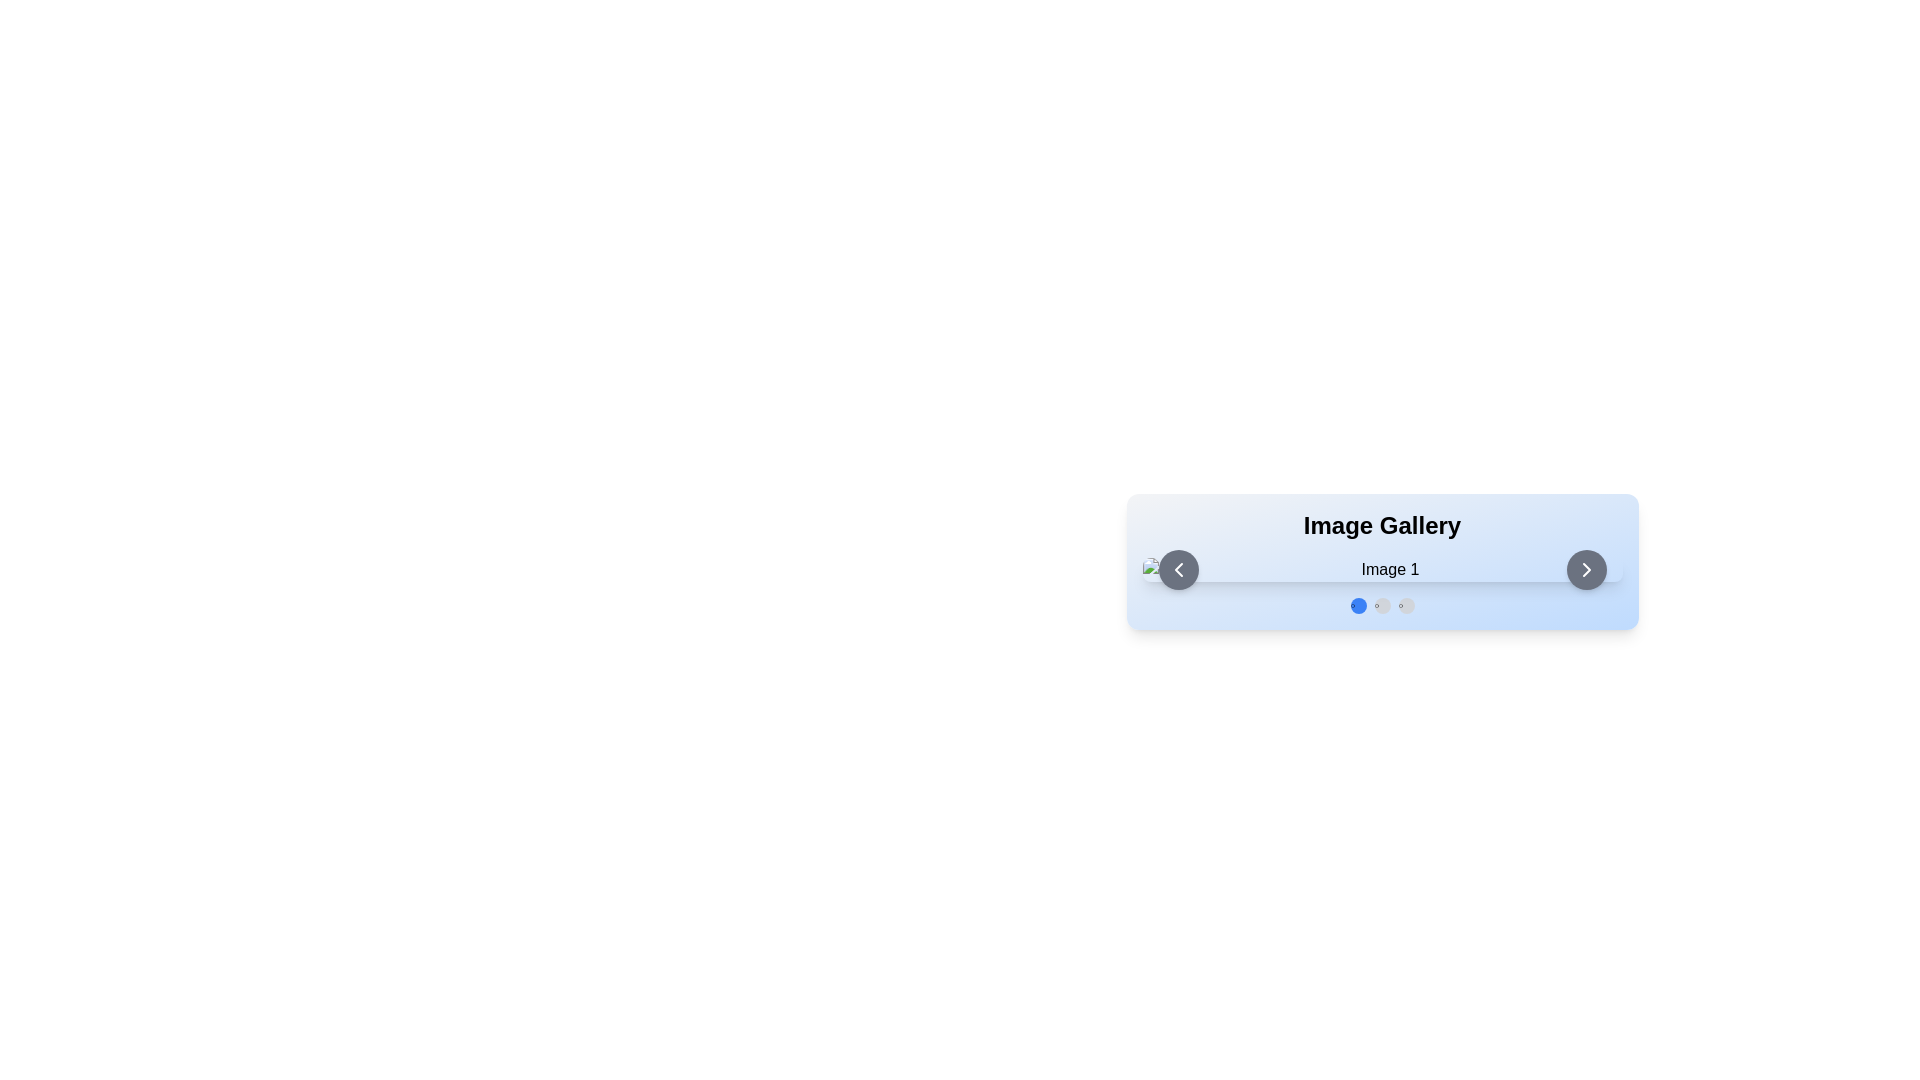  What do you see at coordinates (1178, 570) in the screenshot?
I see `the 'previous' button located on the left side of the gallery` at bounding box center [1178, 570].